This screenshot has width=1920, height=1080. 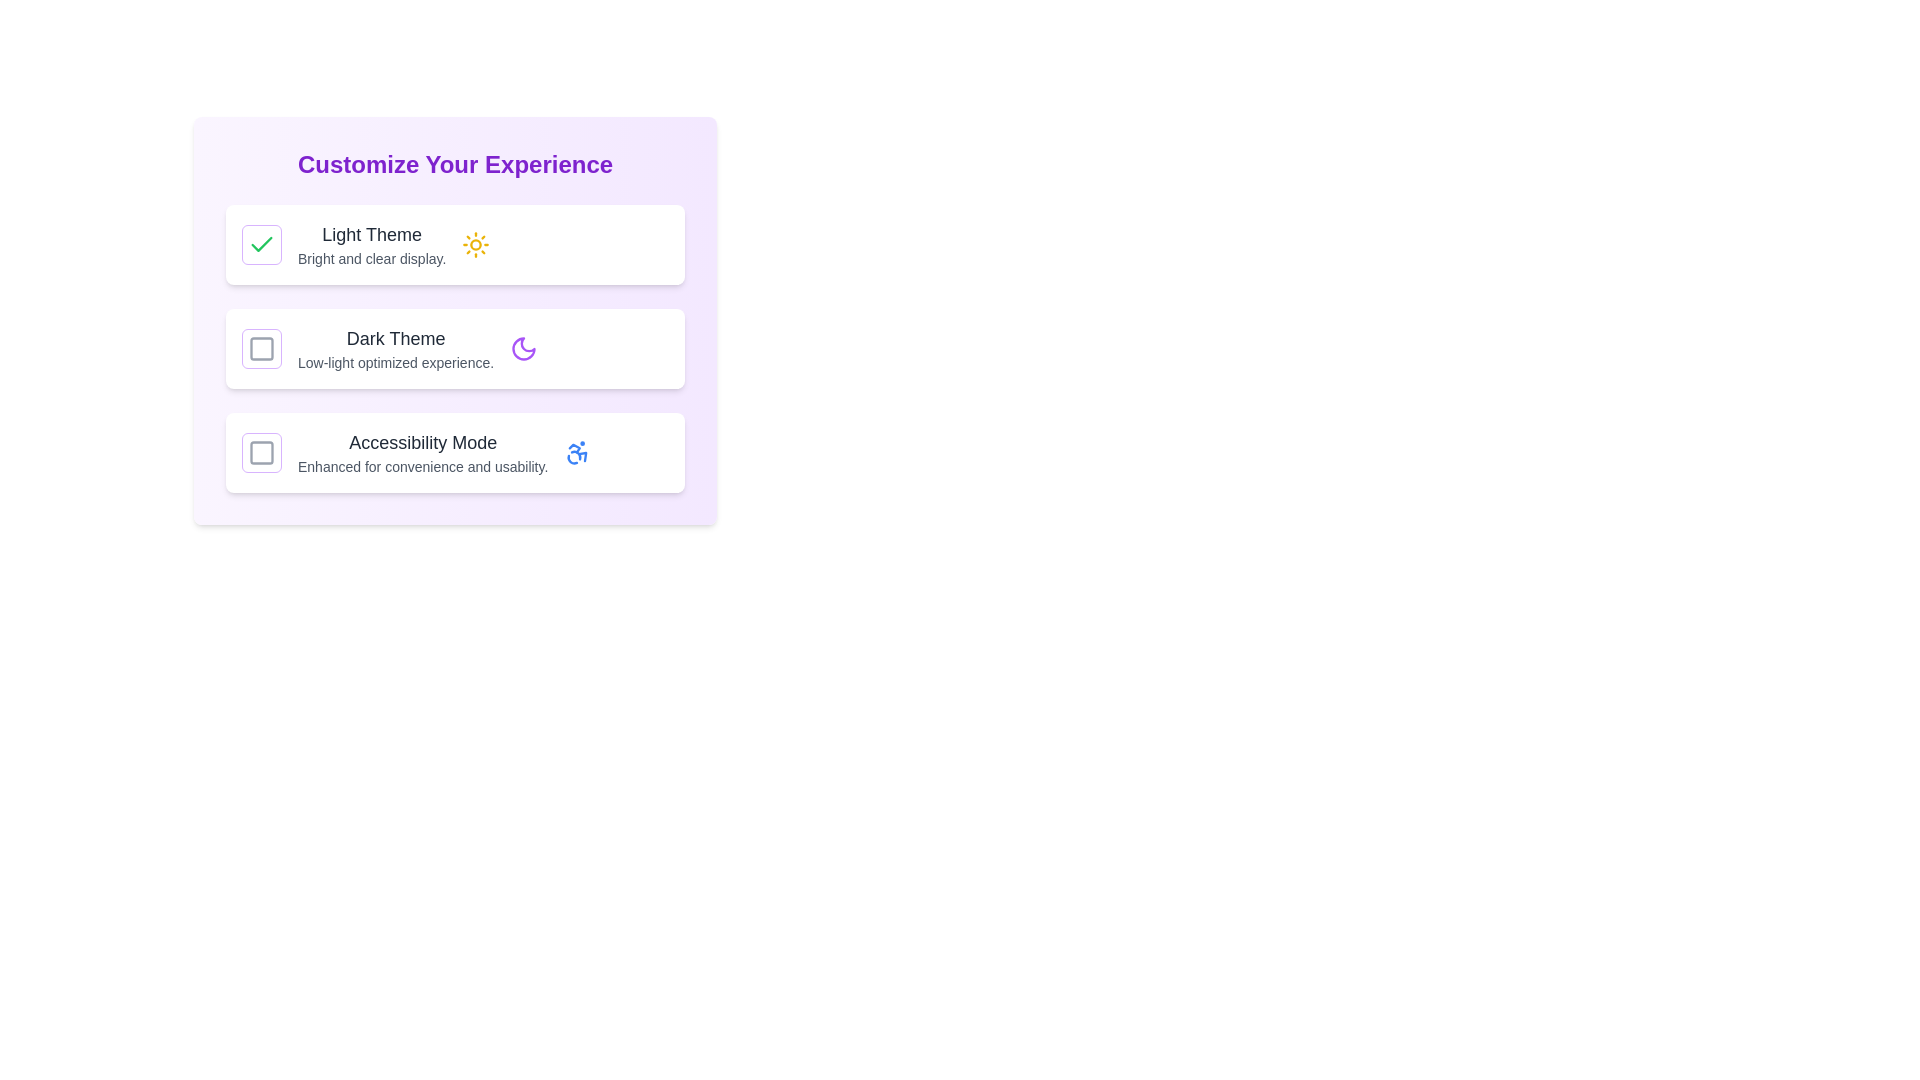 What do you see at coordinates (372, 257) in the screenshot?
I see `the static text label displaying 'Bright and clear display.', which is located beneath the heading 'Light Theme' in the top group of three selectable items` at bounding box center [372, 257].